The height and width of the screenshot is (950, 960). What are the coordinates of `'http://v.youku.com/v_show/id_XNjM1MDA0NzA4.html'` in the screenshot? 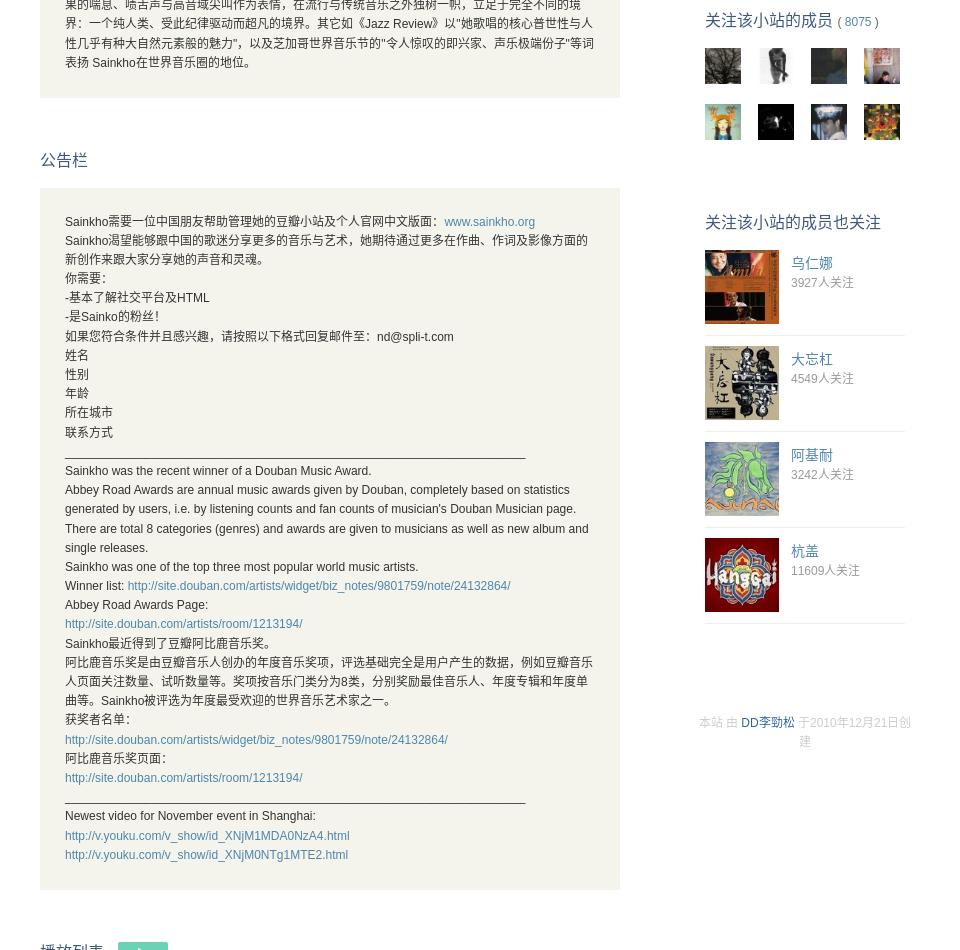 It's located at (206, 833).